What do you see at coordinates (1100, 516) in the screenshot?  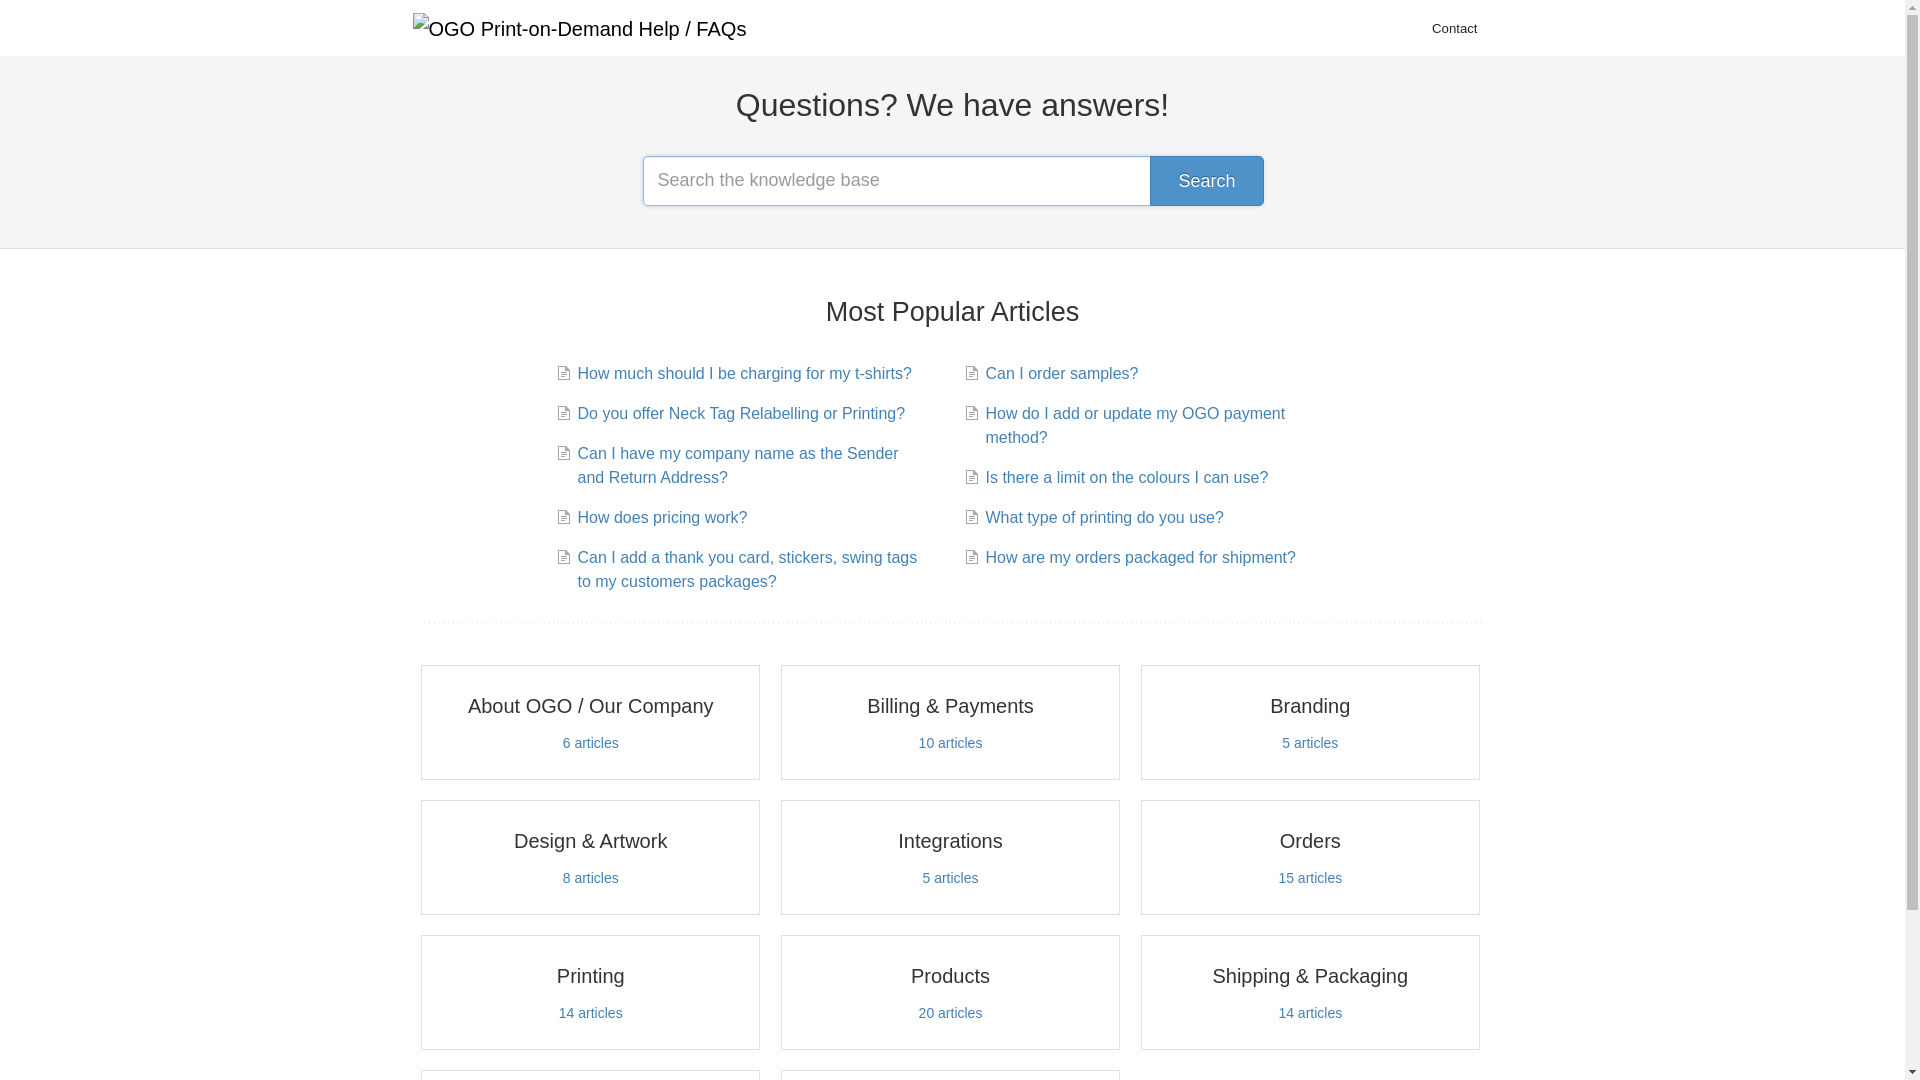 I see `'What type of printing do you use?'` at bounding box center [1100, 516].